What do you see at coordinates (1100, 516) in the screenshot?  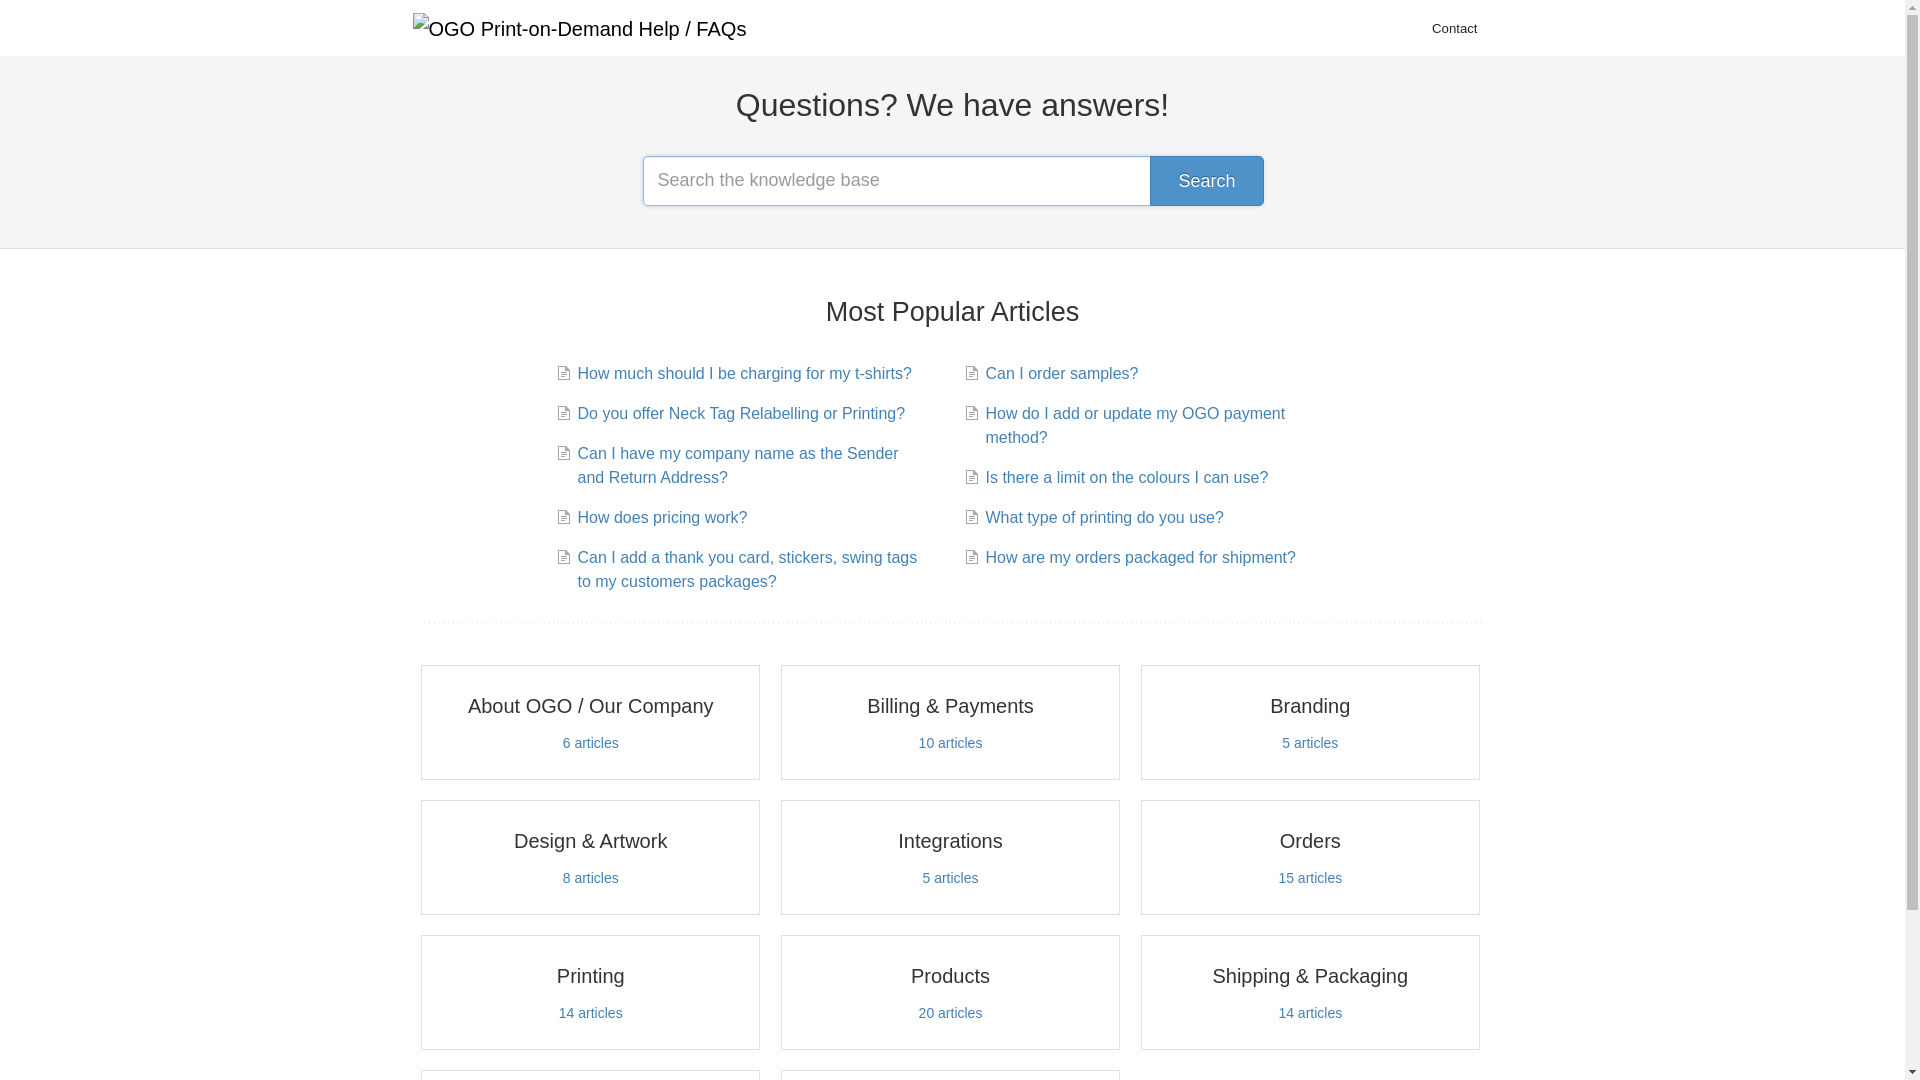 I see `'What type of printing do you use?'` at bounding box center [1100, 516].